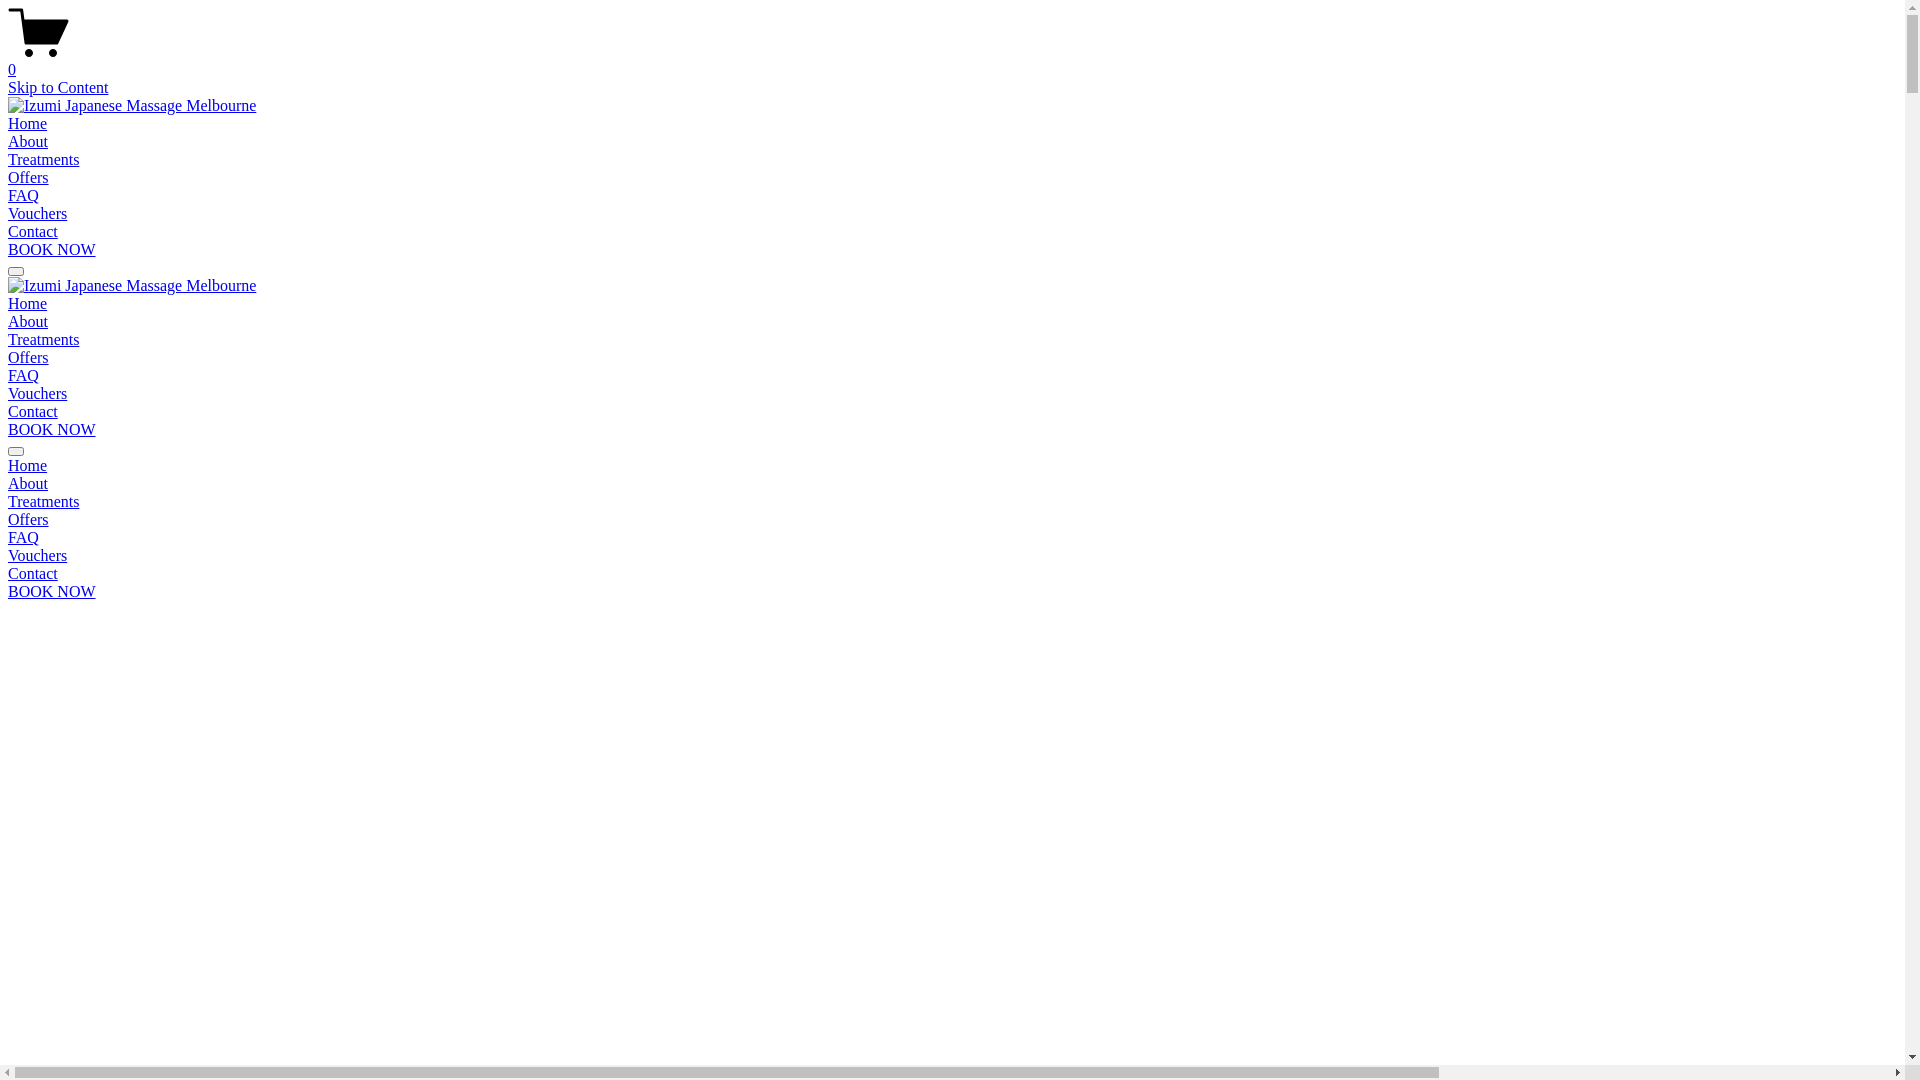  What do you see at coordinates (43, 158) in the screenshot?
I see `'Treatments'` at bounding box center [43, 158].